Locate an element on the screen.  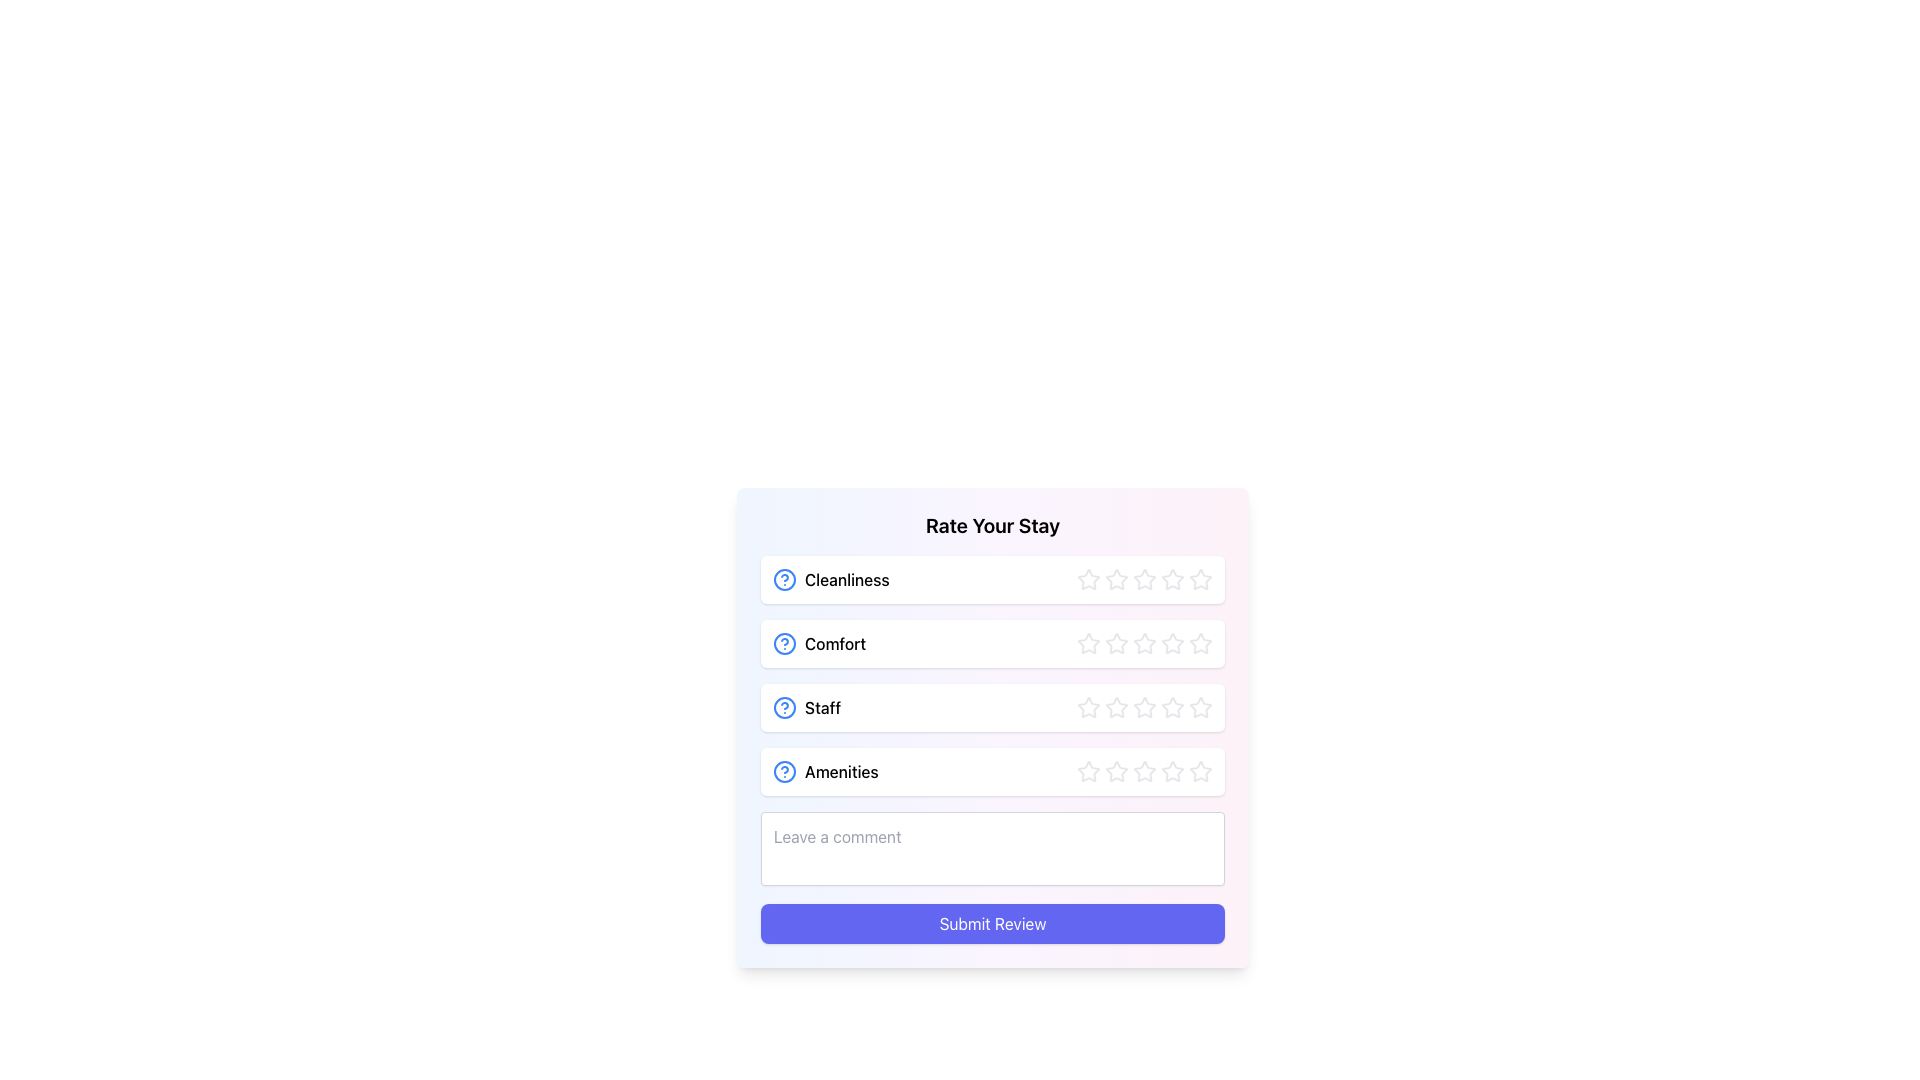
the text label displaying 'Staff', which is the third item in a vertical list of labels, positioned below 'Comfort' and above 'Amenities' is located at coordinates (806, 707).